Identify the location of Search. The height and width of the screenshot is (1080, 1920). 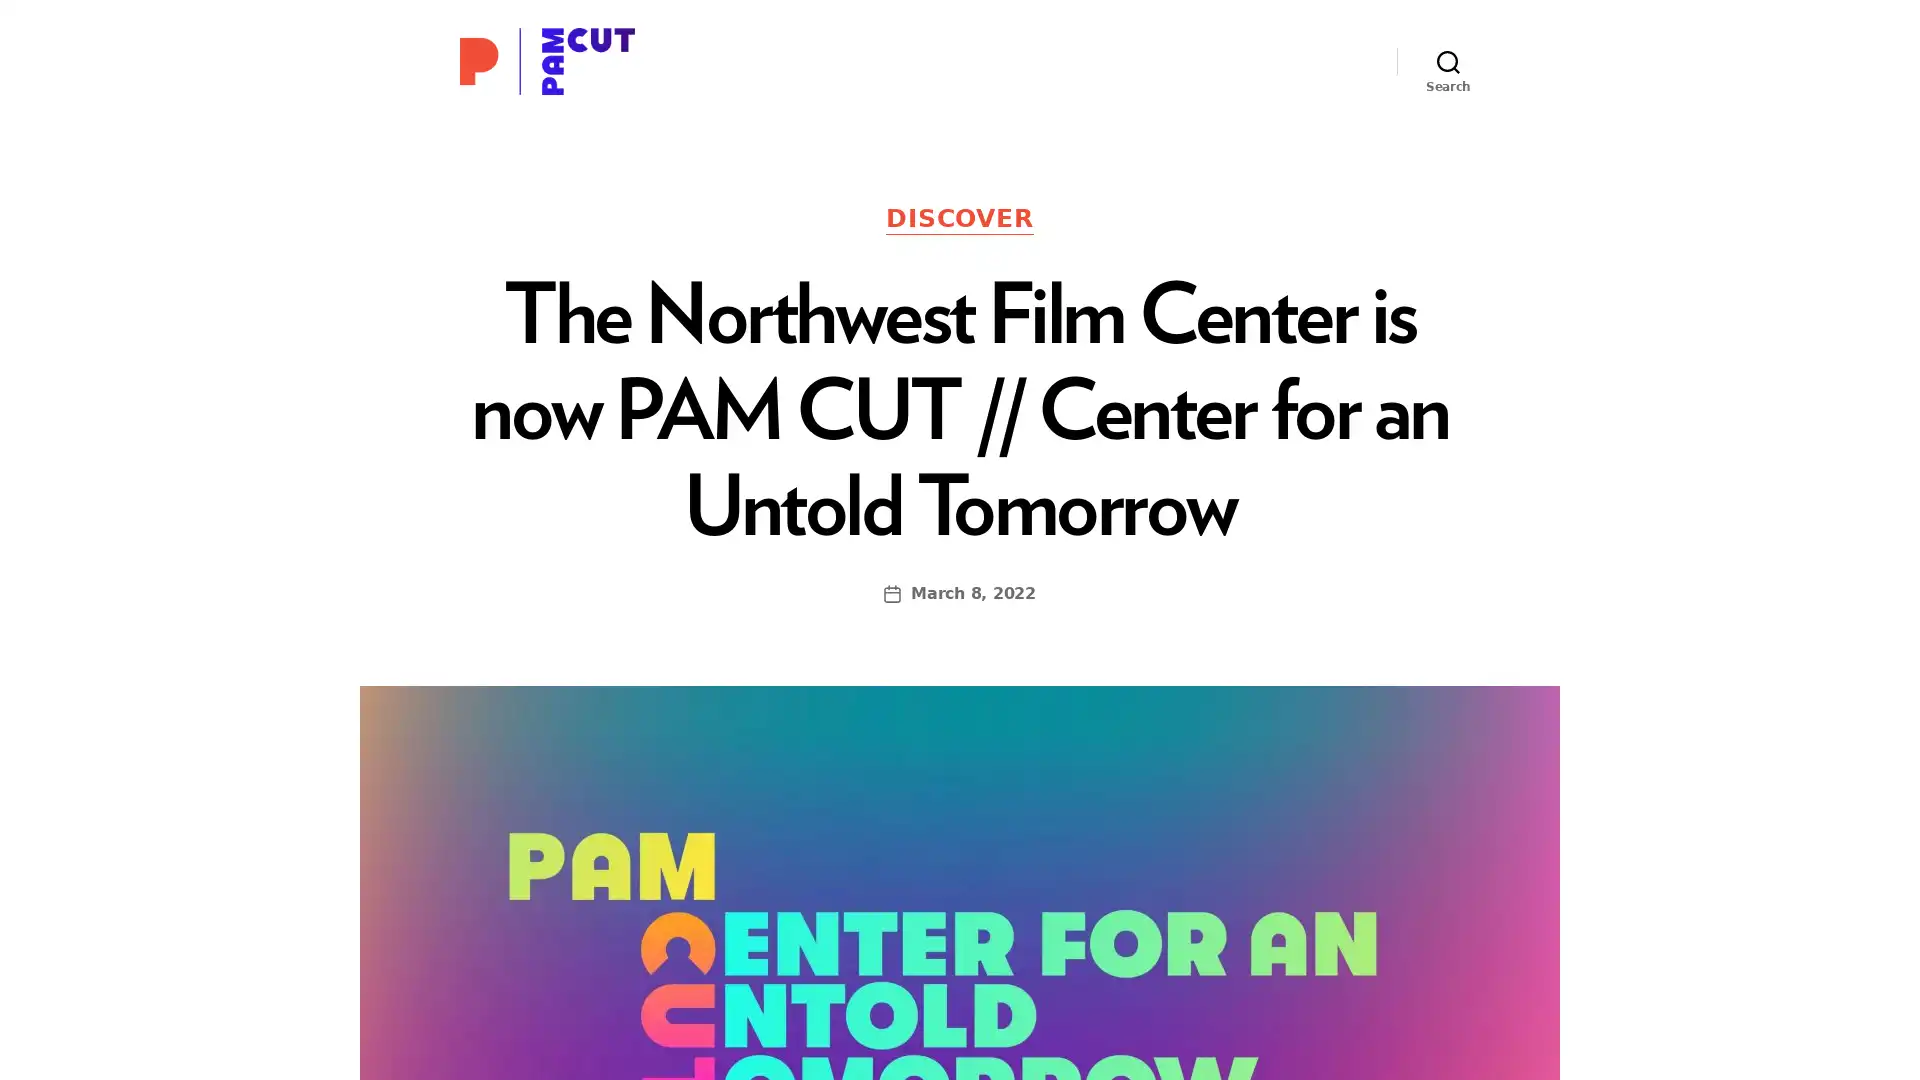
(1448, 72).